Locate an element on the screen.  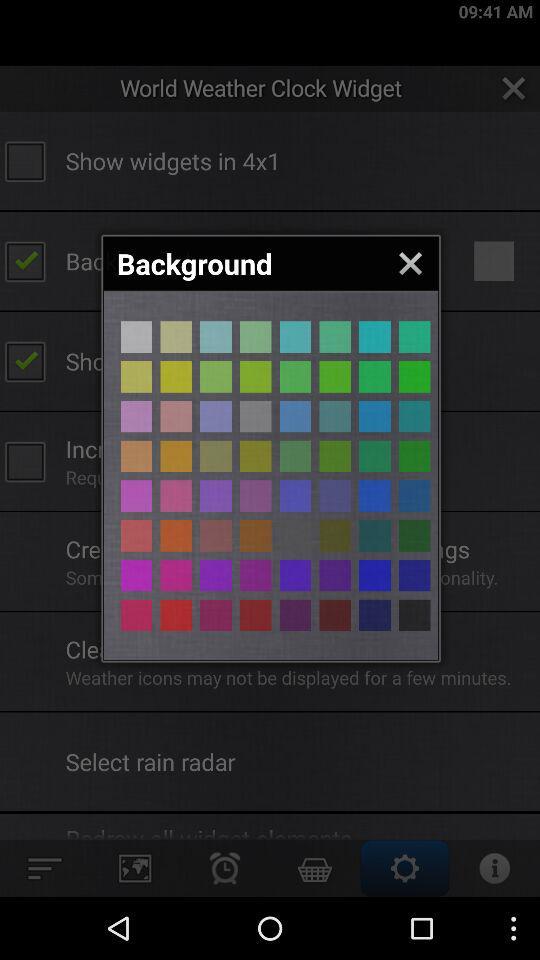
background colour is located at coordinates (135, 575).